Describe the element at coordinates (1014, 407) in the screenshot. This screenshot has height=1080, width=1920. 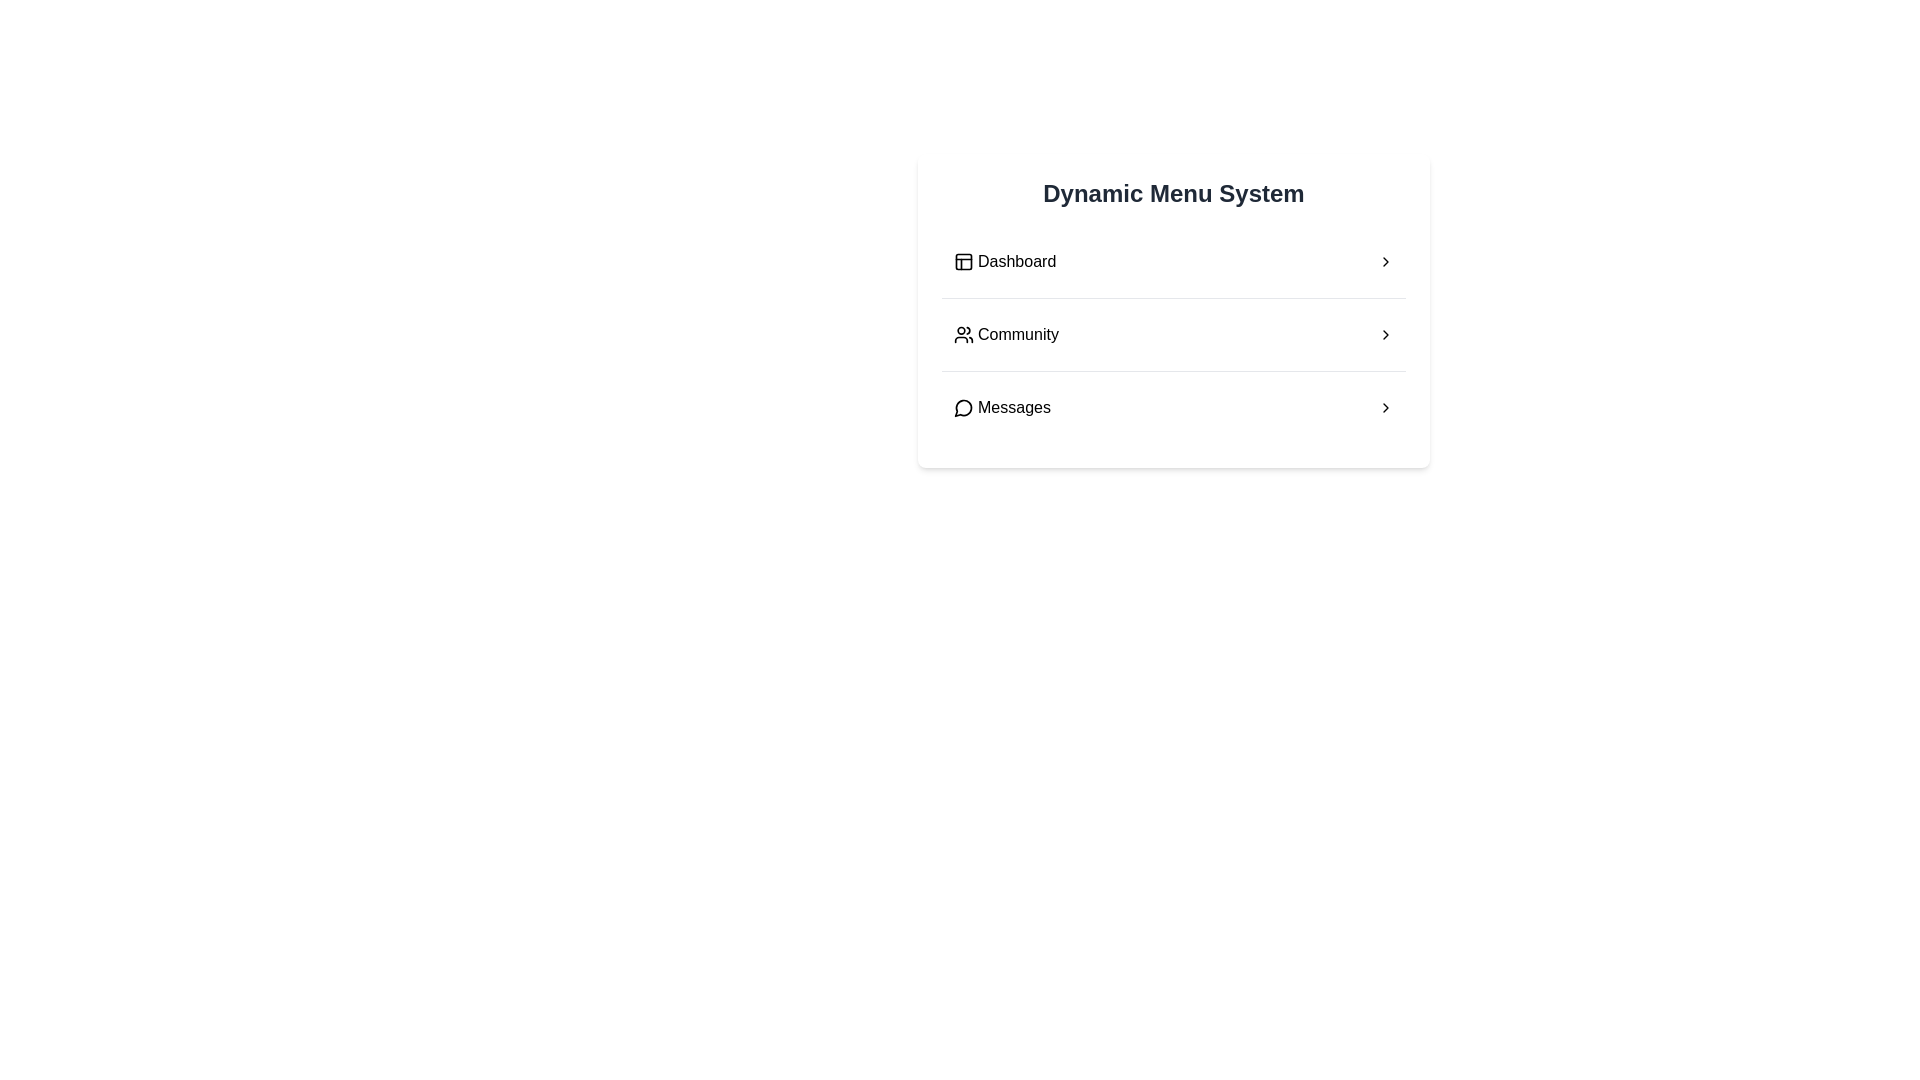
I see `text label 'Messages' located in the third item of a vertical menu, aligned with a speech bubble icon` at that location.